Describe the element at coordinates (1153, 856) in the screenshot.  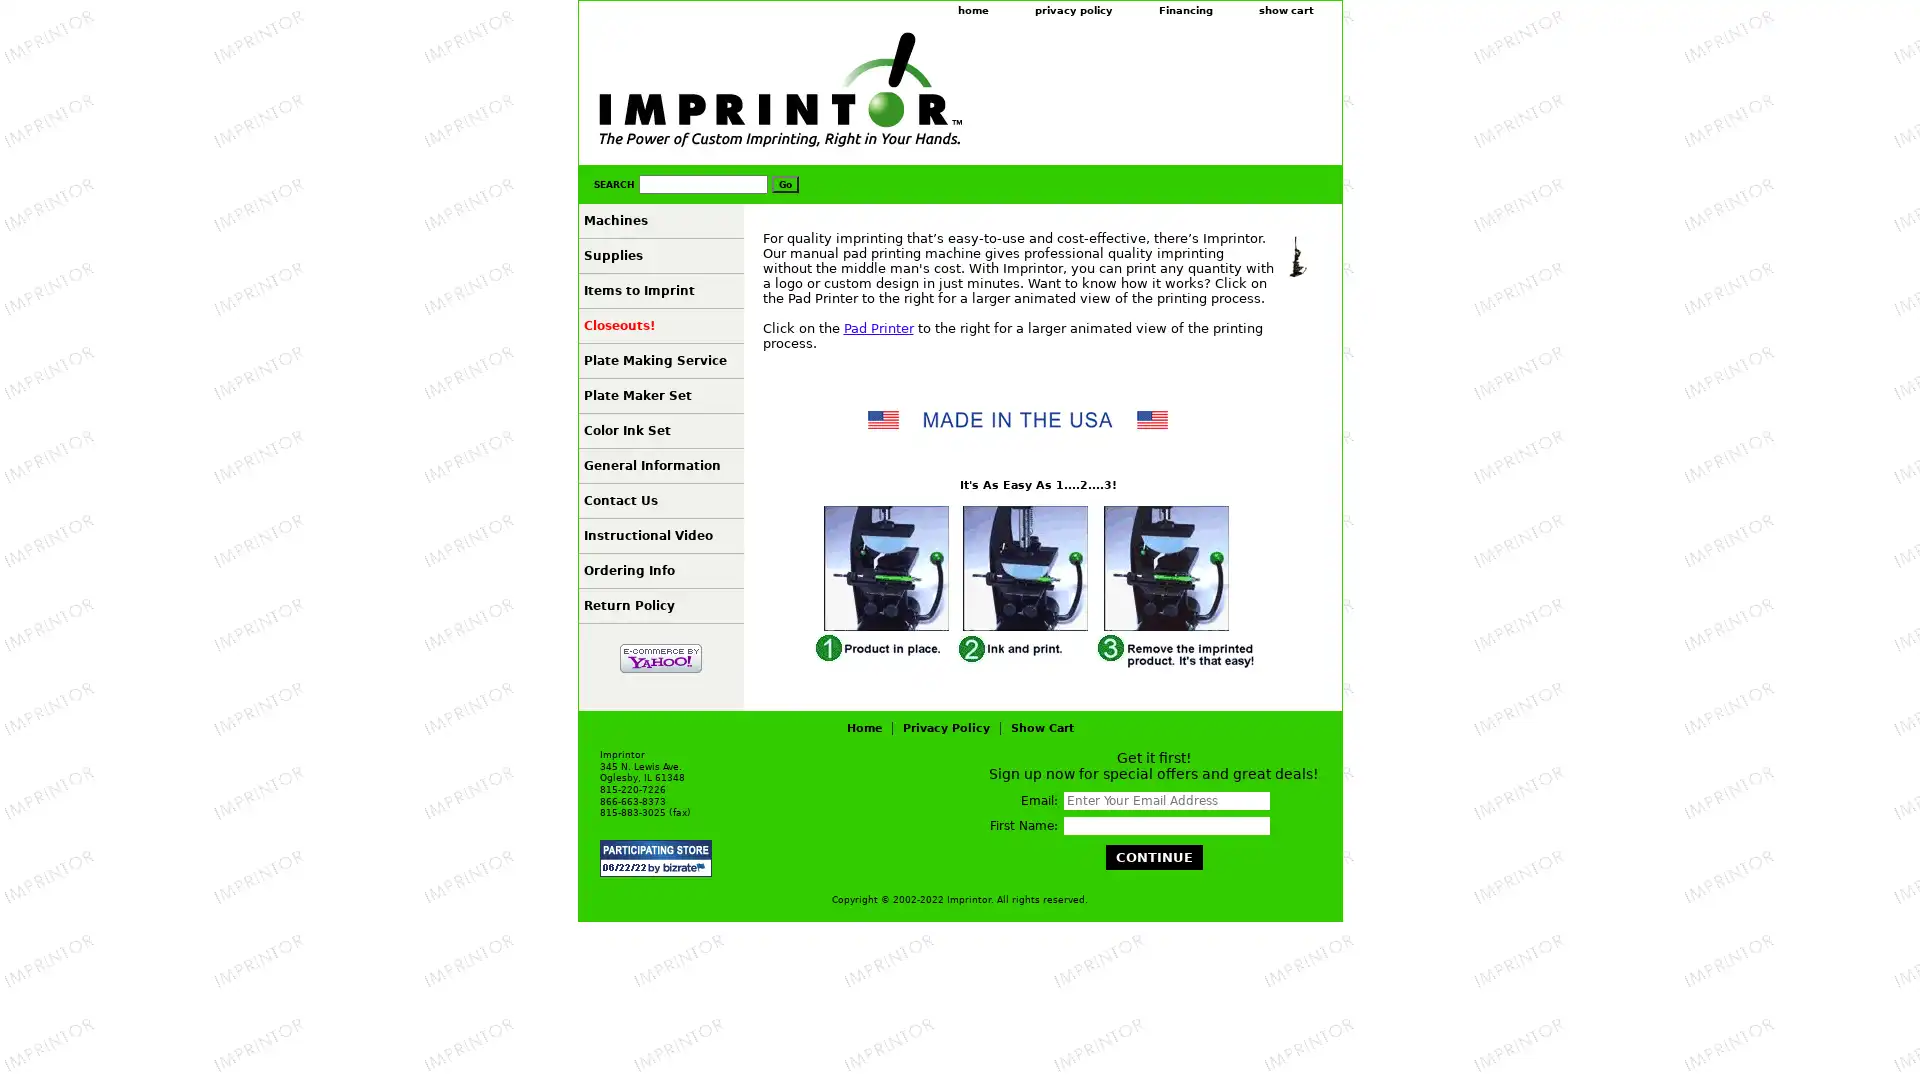
I see `Continue` at that location.